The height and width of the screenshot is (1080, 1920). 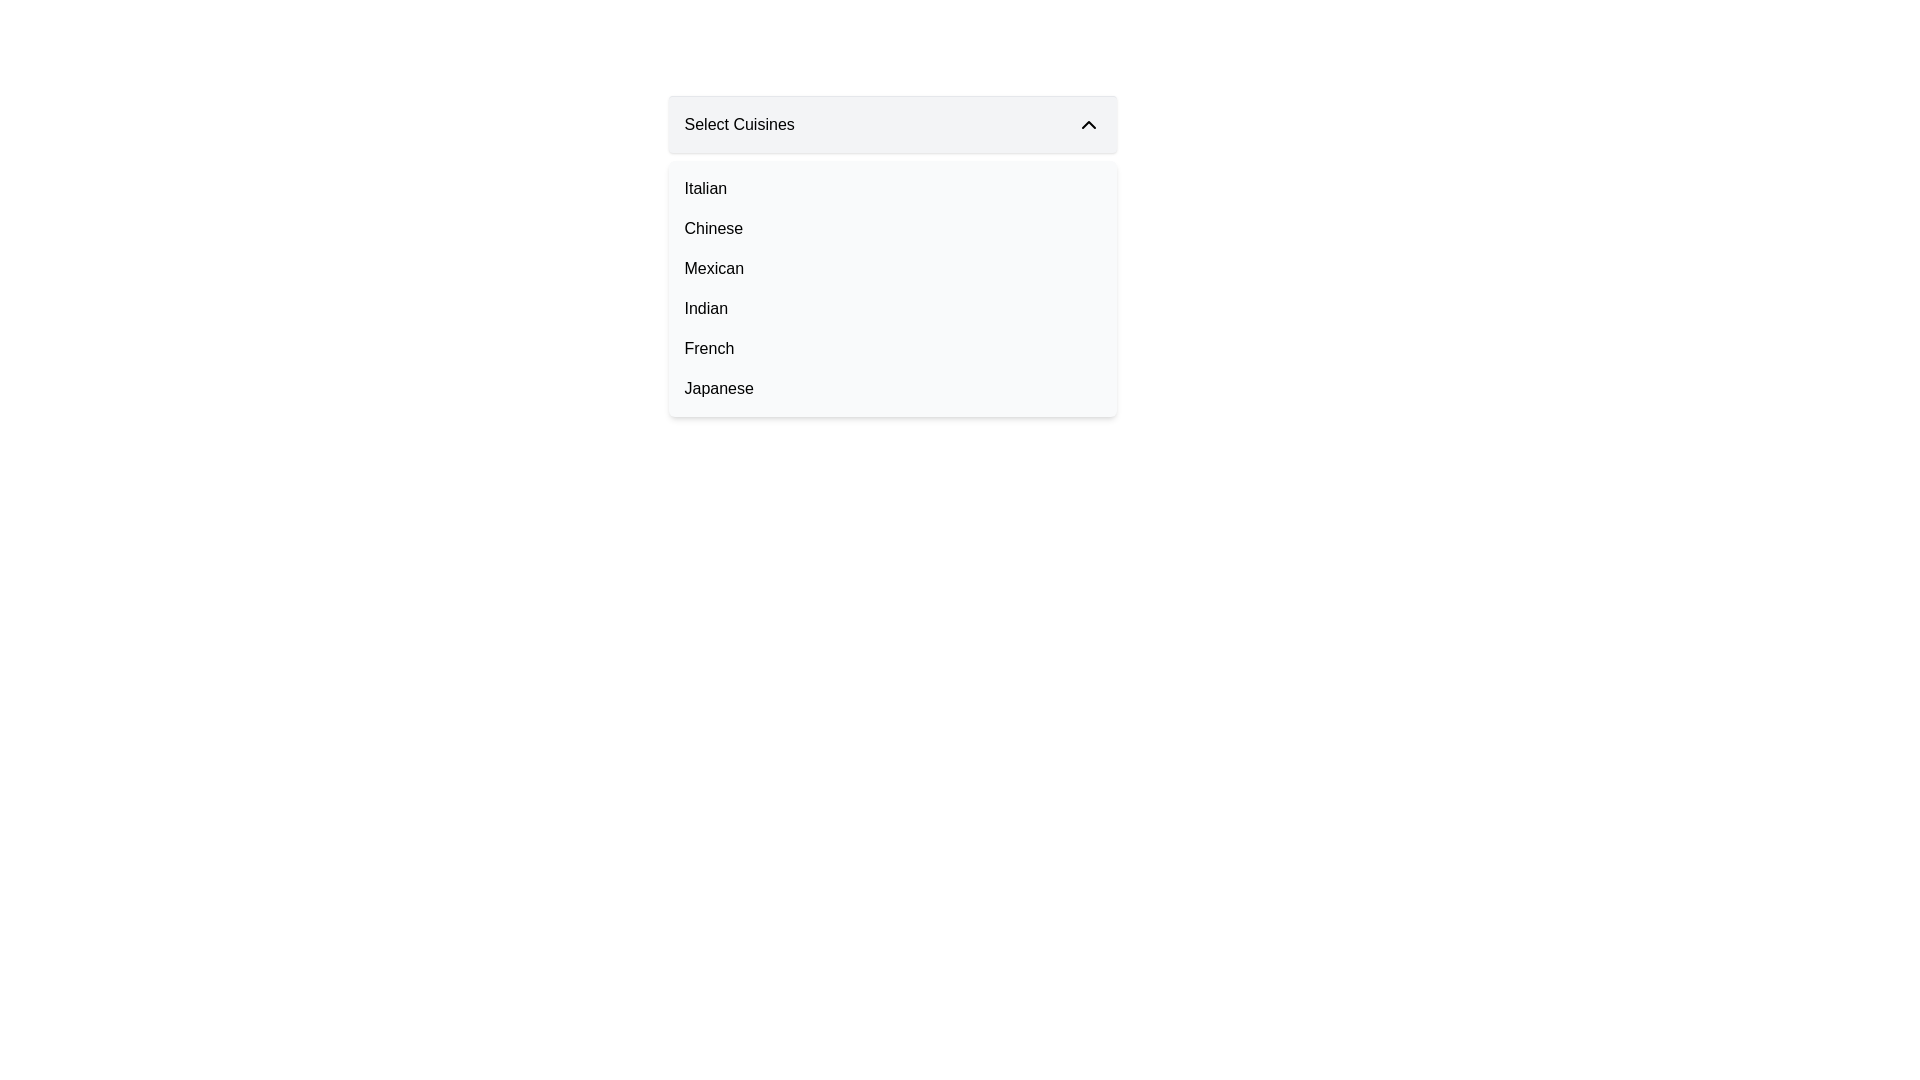 What do you see at coordinates (713, 227) in the screenshot?
I see `the text label displaying 'Chinese' in the dropdown menu` at bounding box center [713, 227].